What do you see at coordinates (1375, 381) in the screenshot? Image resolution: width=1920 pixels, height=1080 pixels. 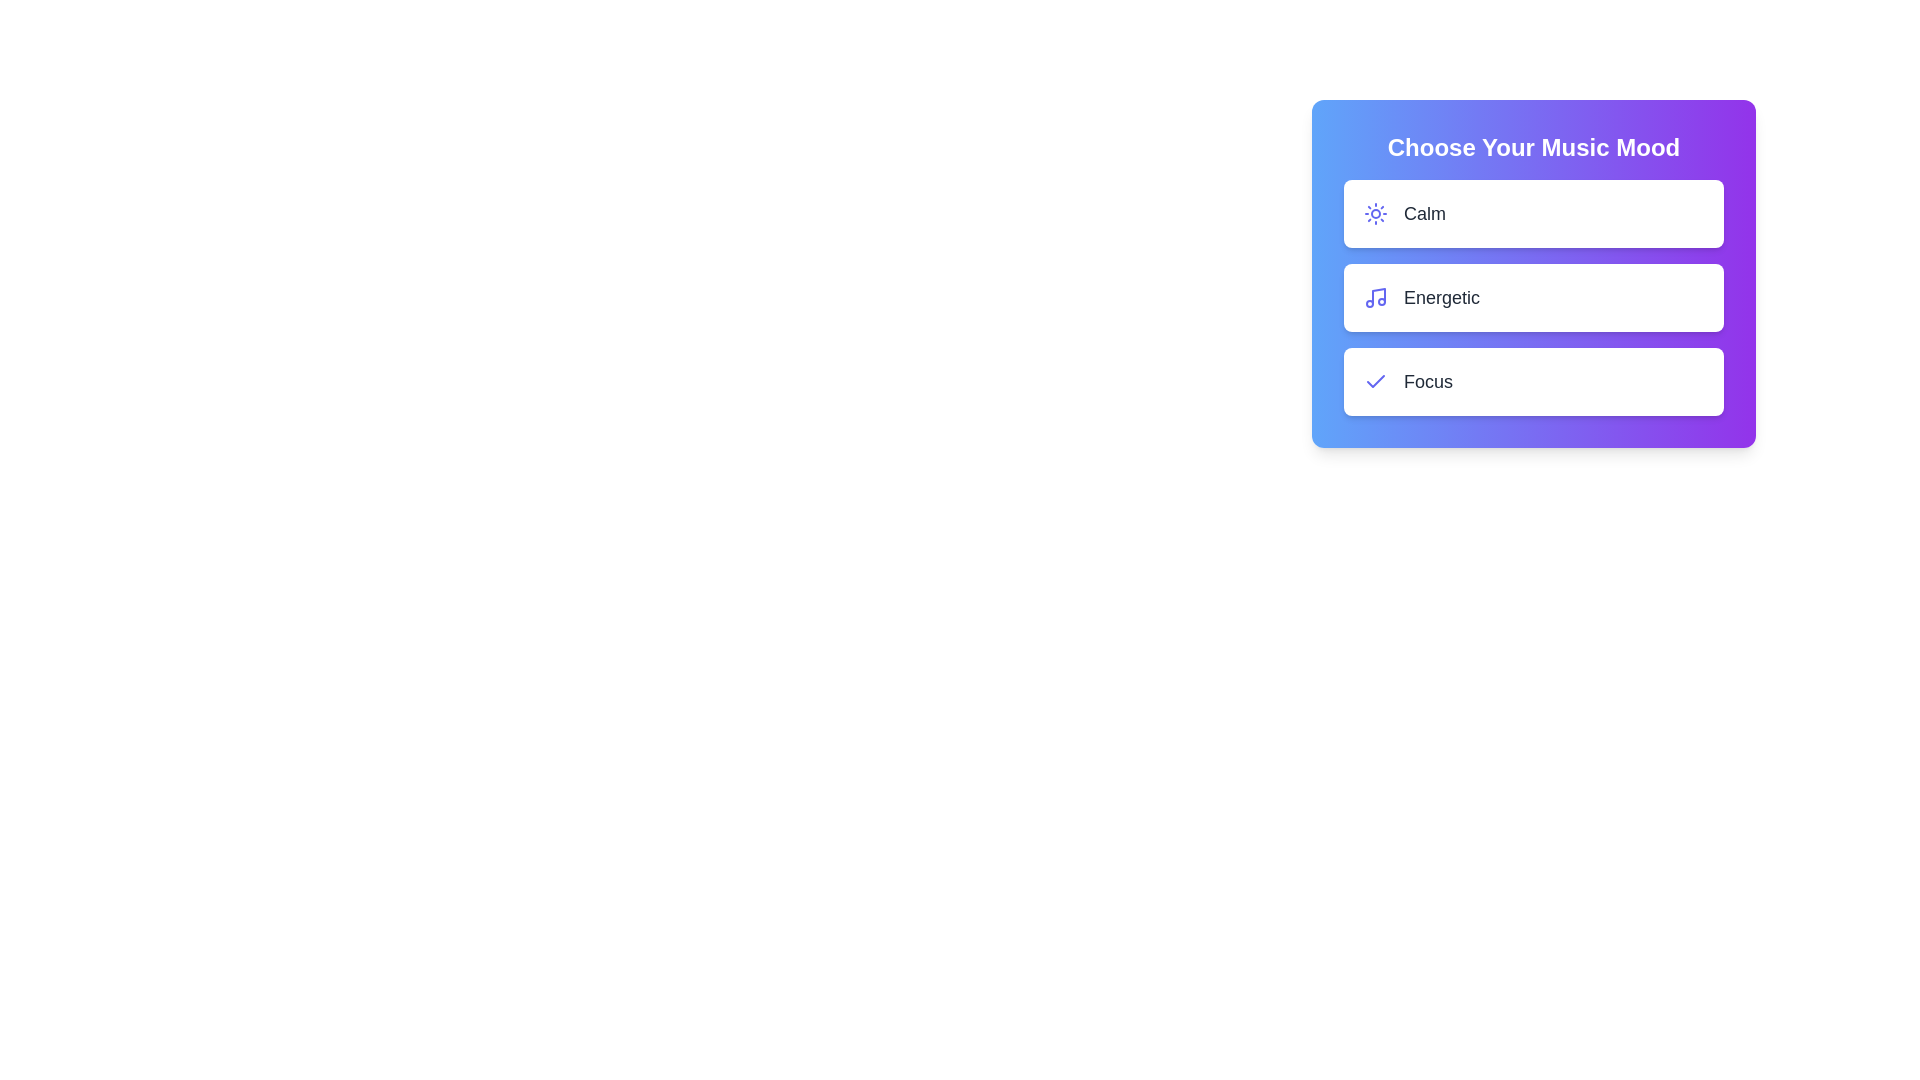 I see `the checkmark icon with a blue outline located in the top-left region of the 'Focus' option panel` at bounding box center [1375, 381].